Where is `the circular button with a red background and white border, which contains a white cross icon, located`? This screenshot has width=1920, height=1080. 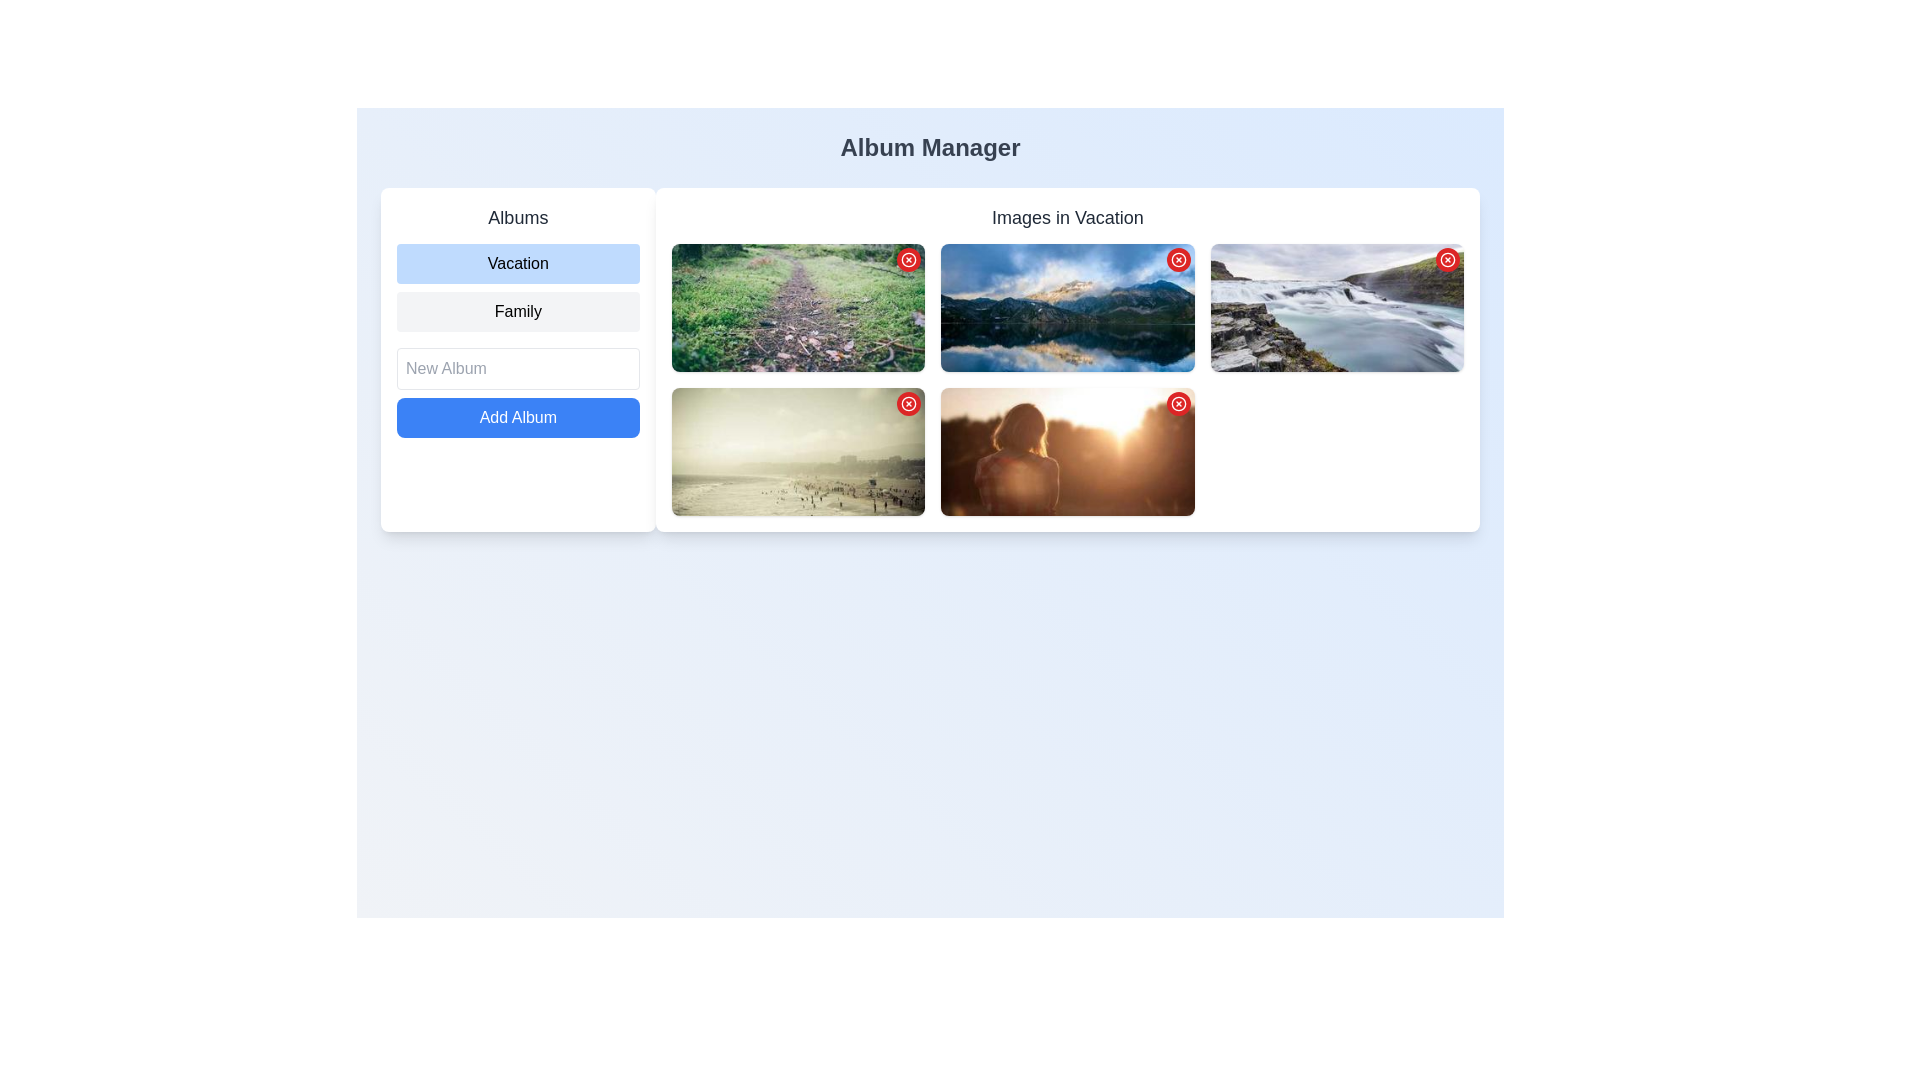
the circular button with a red background and white border, which contains a white cross icon, located is located at coordinates (1178, 404).